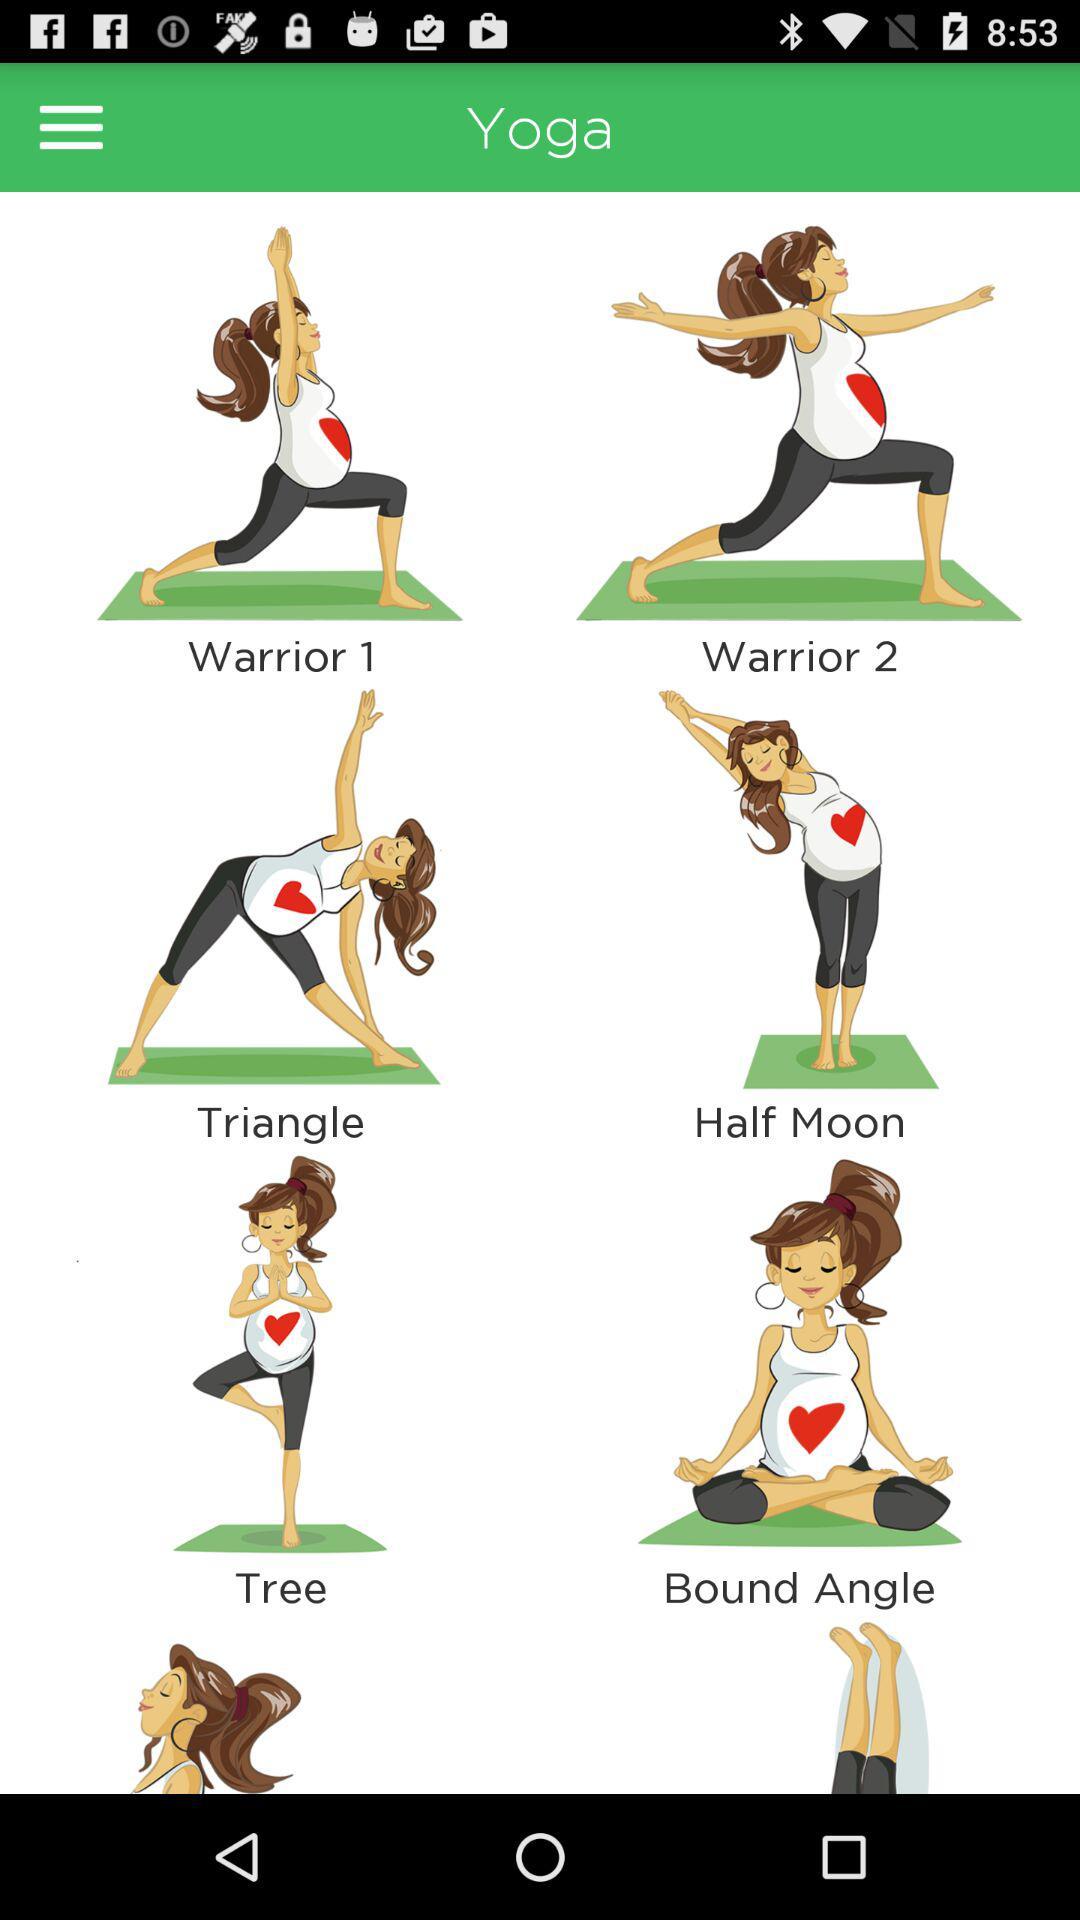  Describe the element at coordinates (280, 887) in the screenshot. I see `start instructions` at that location.